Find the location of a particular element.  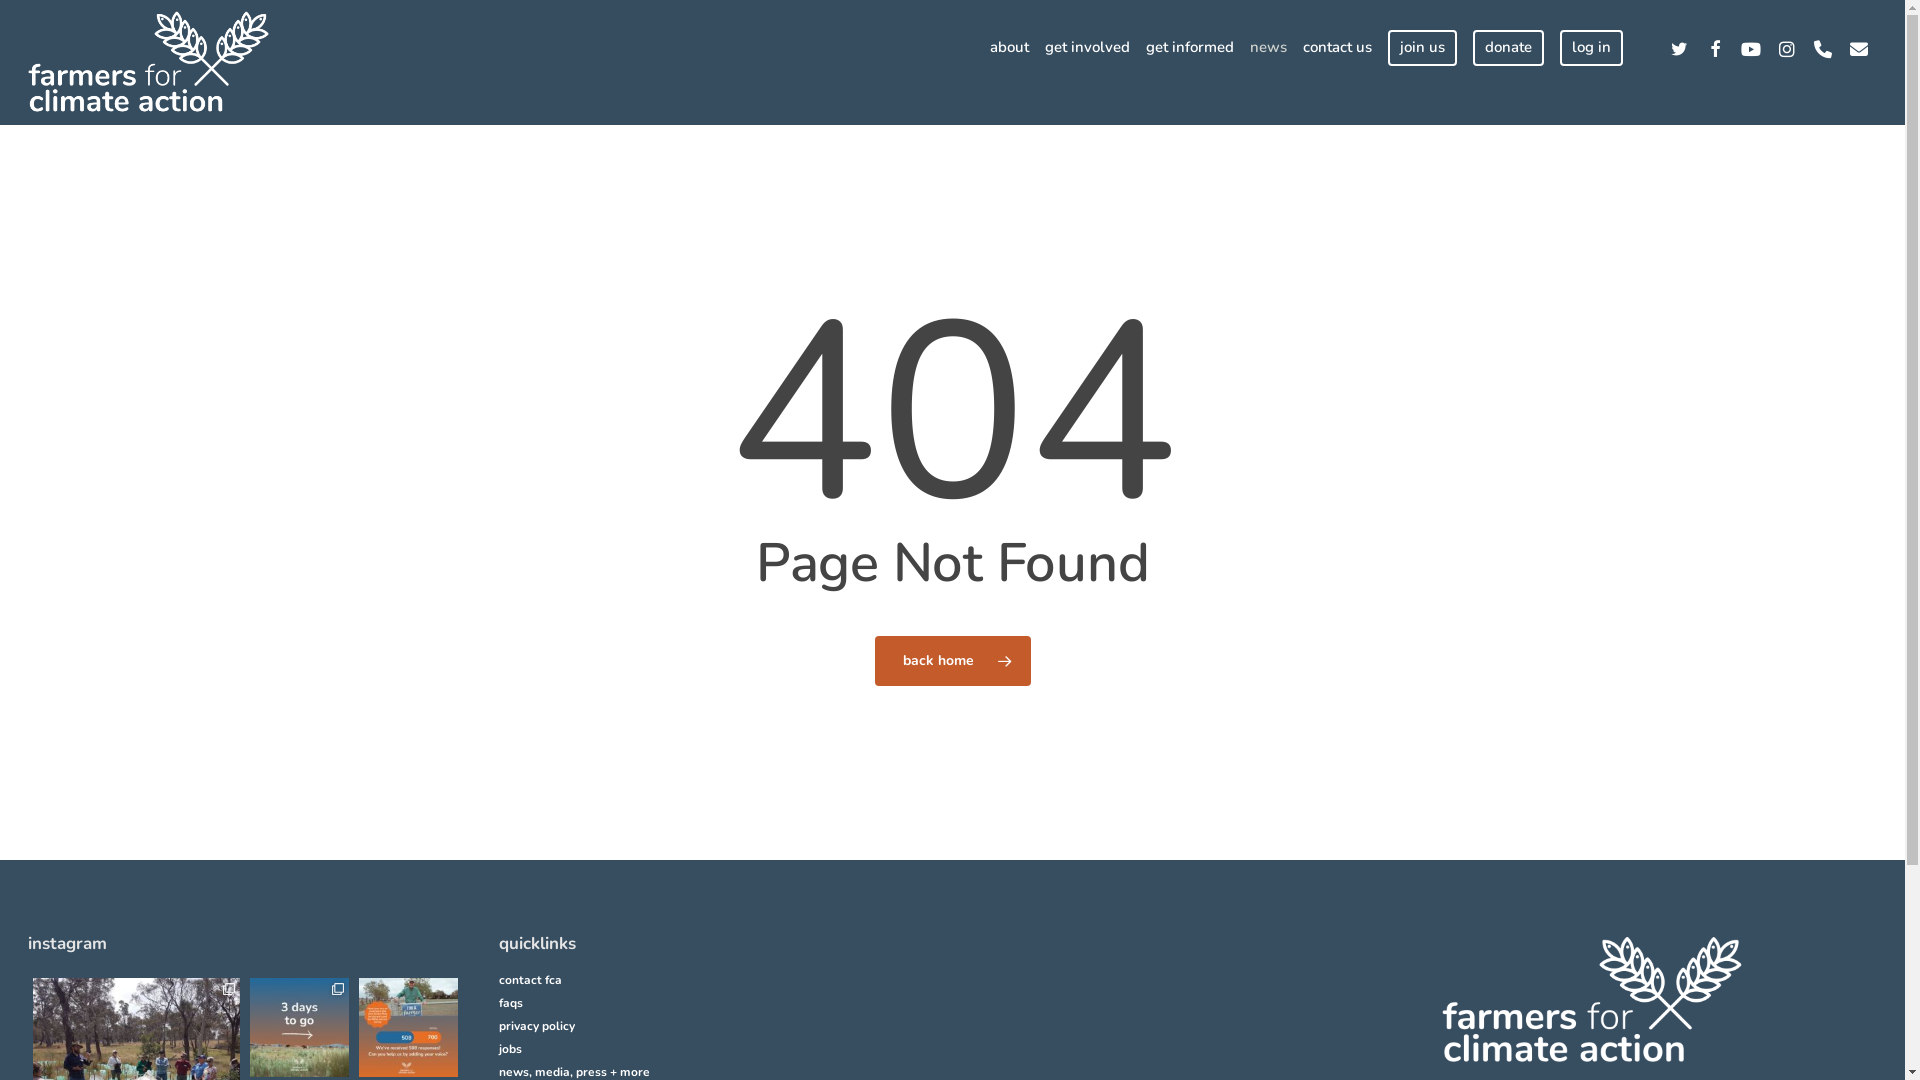

'get involved' is located at coordinates (1086, 46).